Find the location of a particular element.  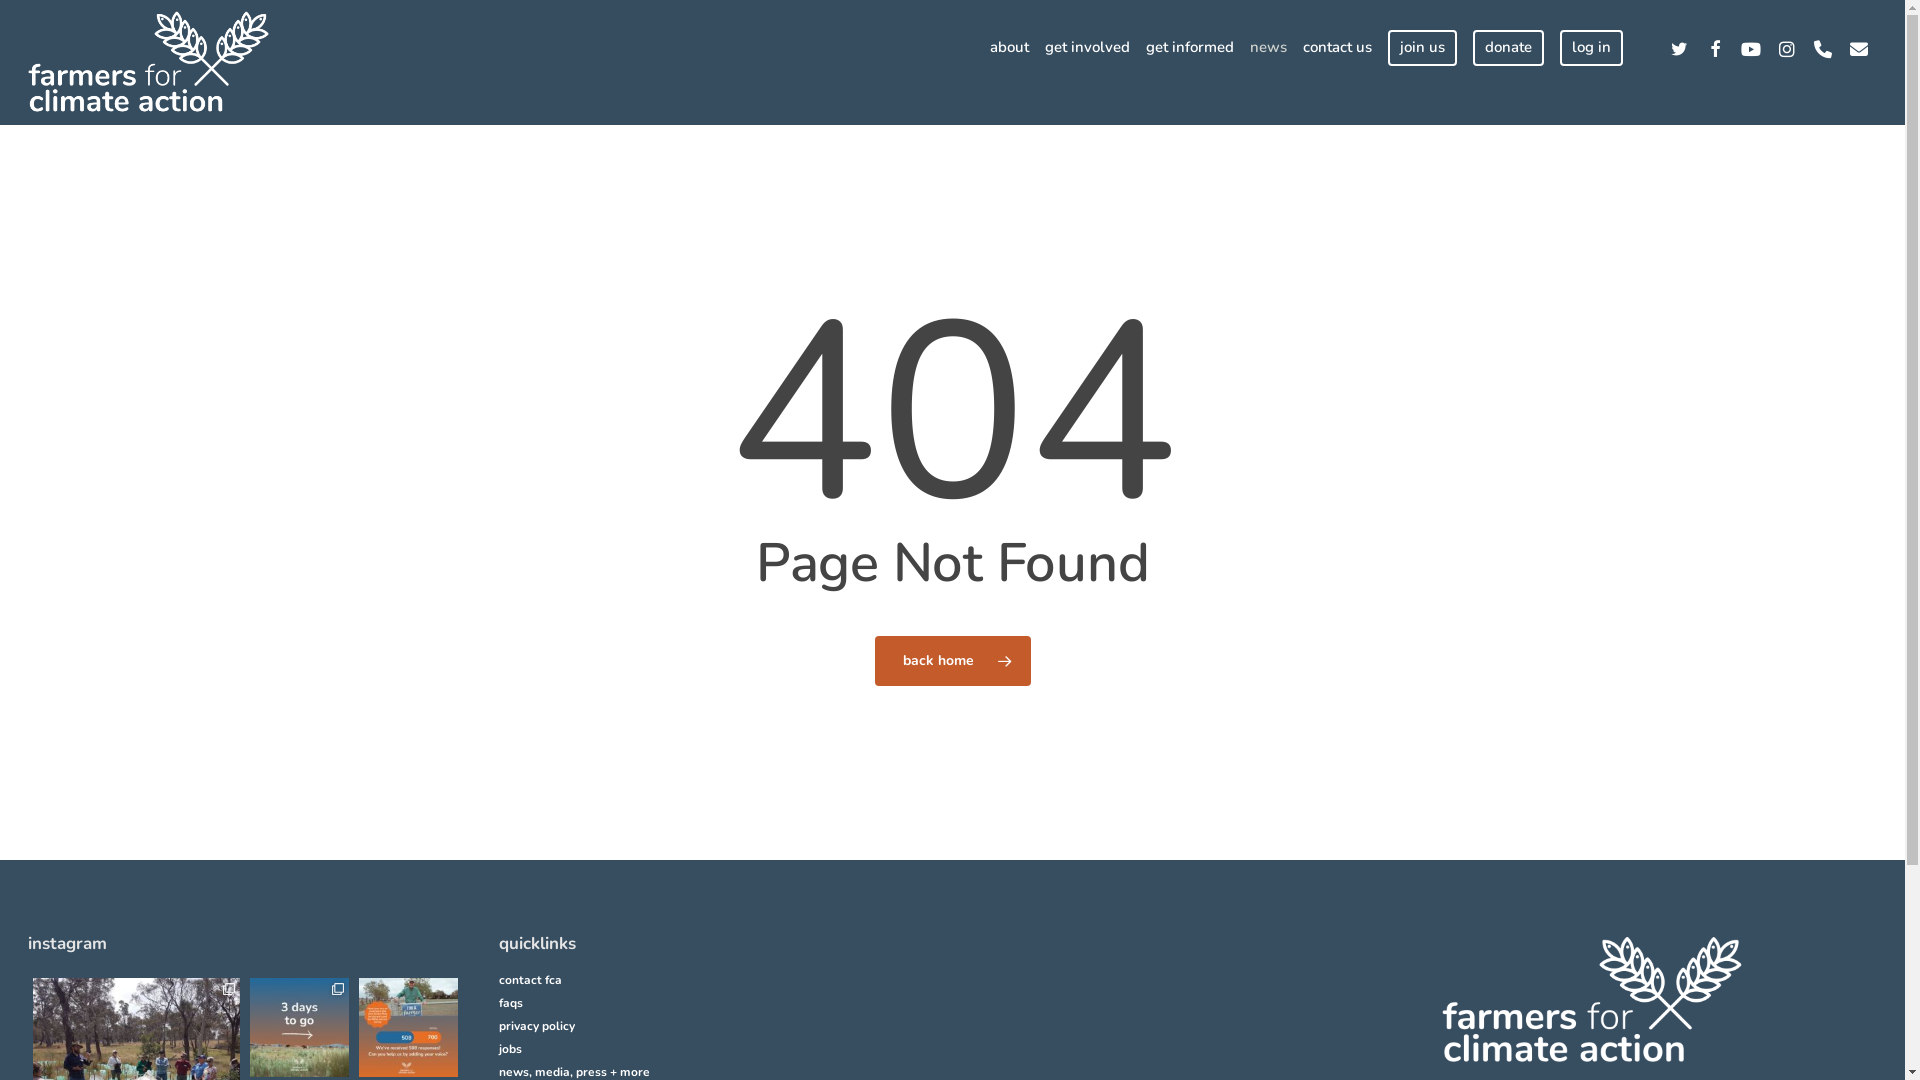

'get involved' is located at coordinates (1086, 46).